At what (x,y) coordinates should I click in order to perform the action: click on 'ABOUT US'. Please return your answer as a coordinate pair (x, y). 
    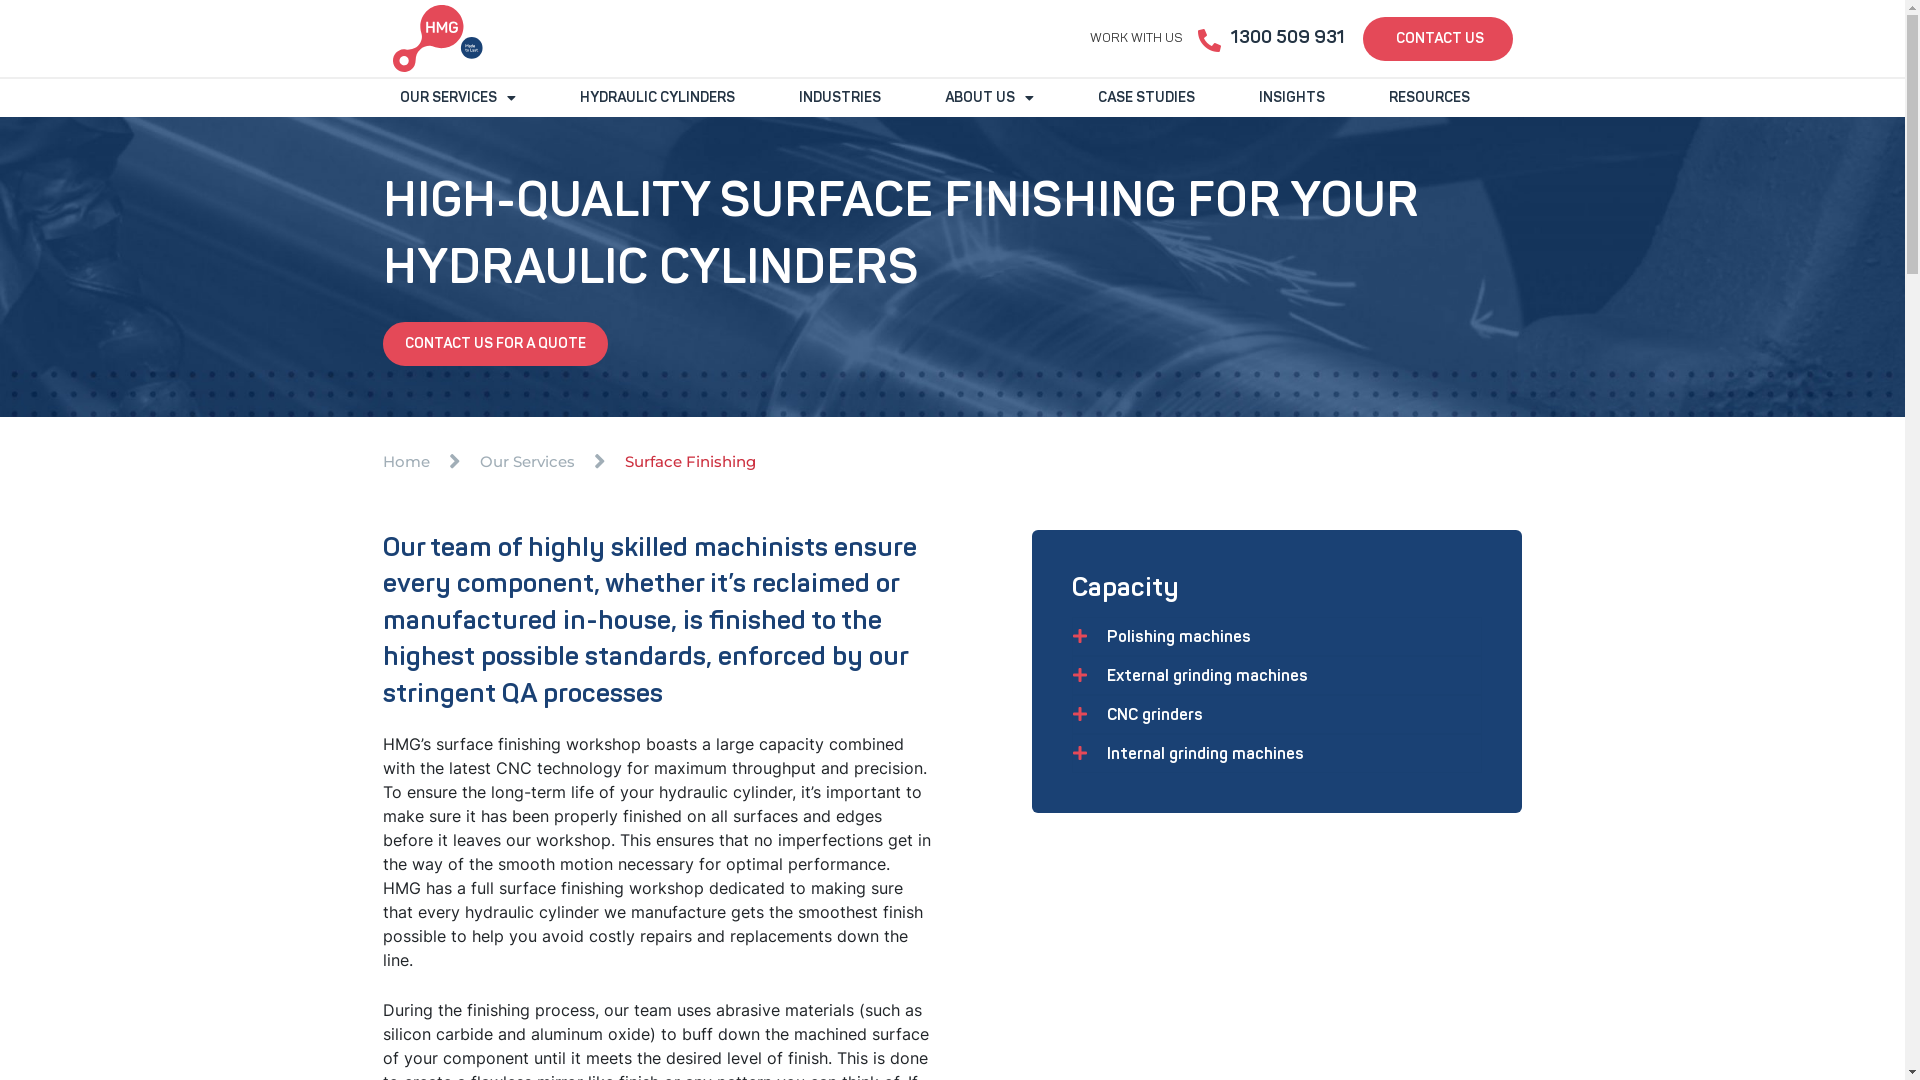
    Looking at the image, I should click on (989, 97).